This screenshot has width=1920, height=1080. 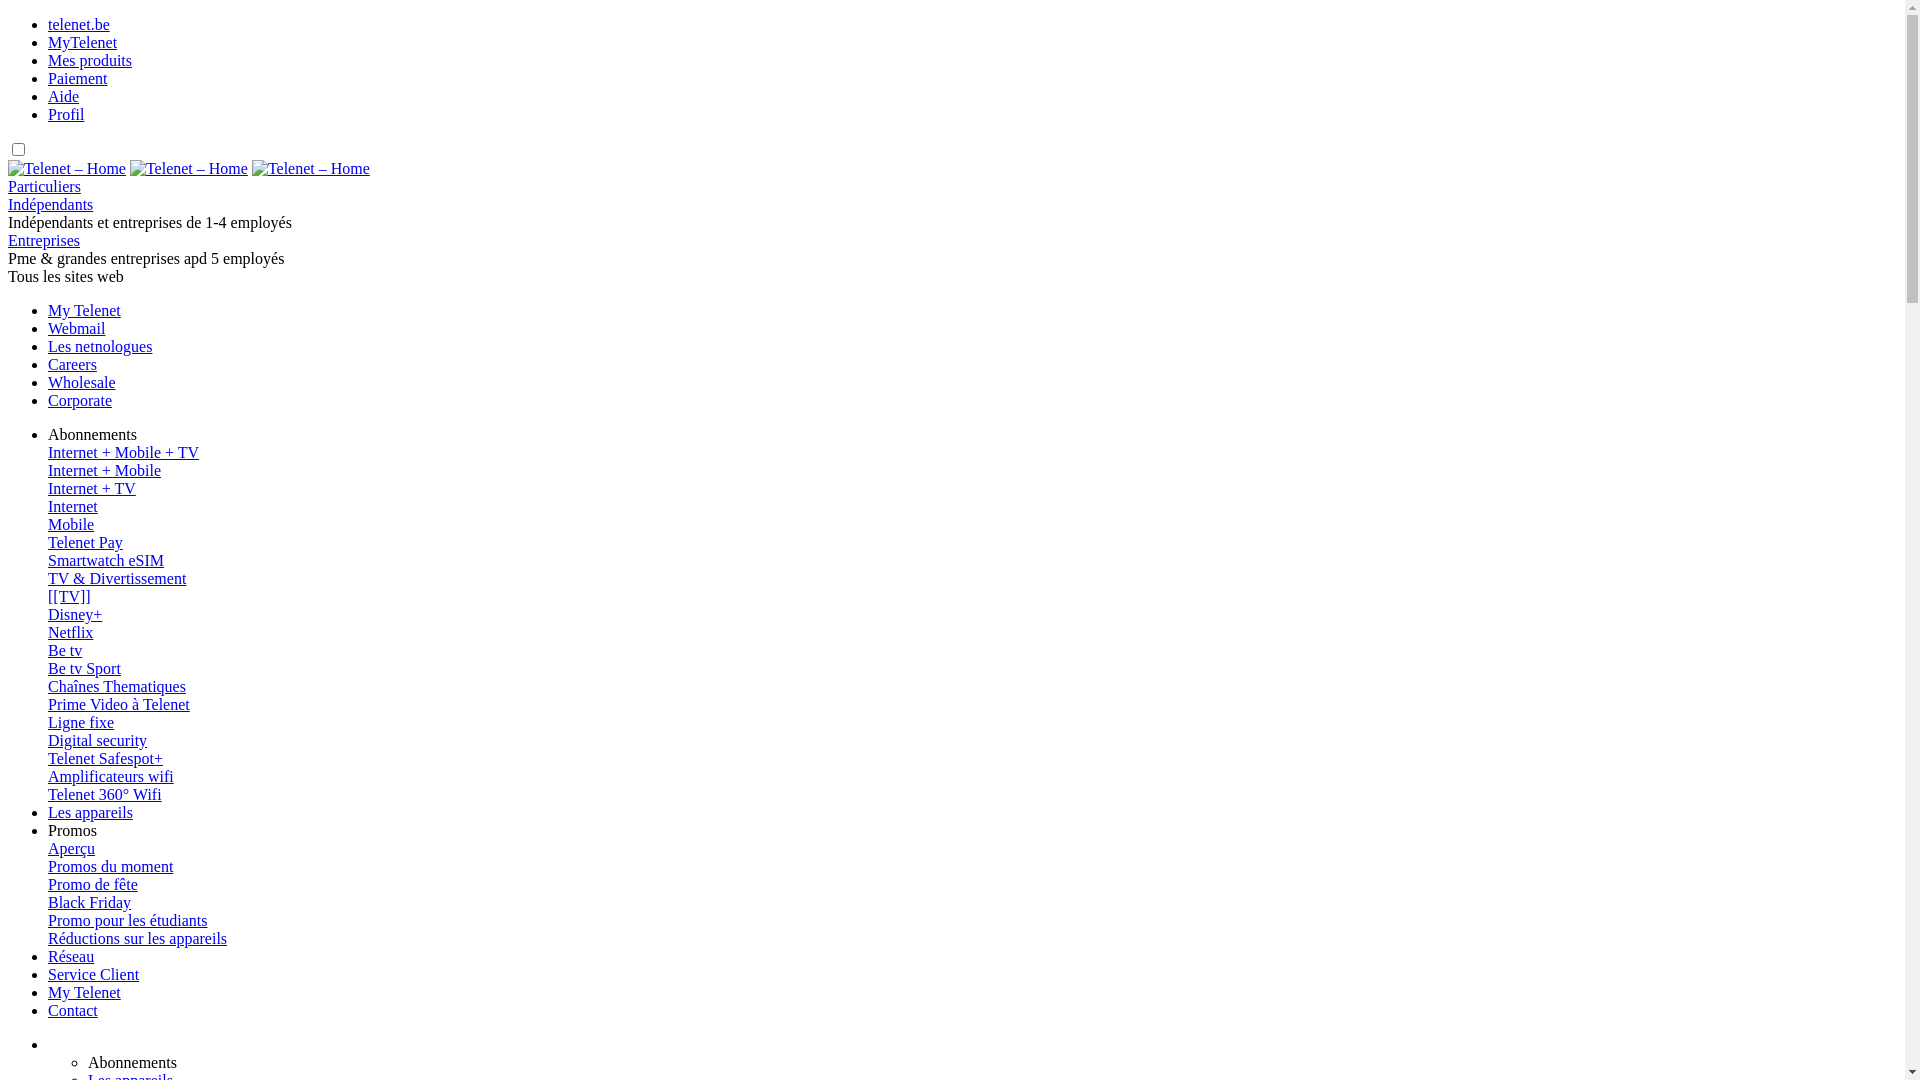 What do you see at coordinates (70, 632) in the screenshot?
I see `'Netflix'` at bounding box center [70, 632].